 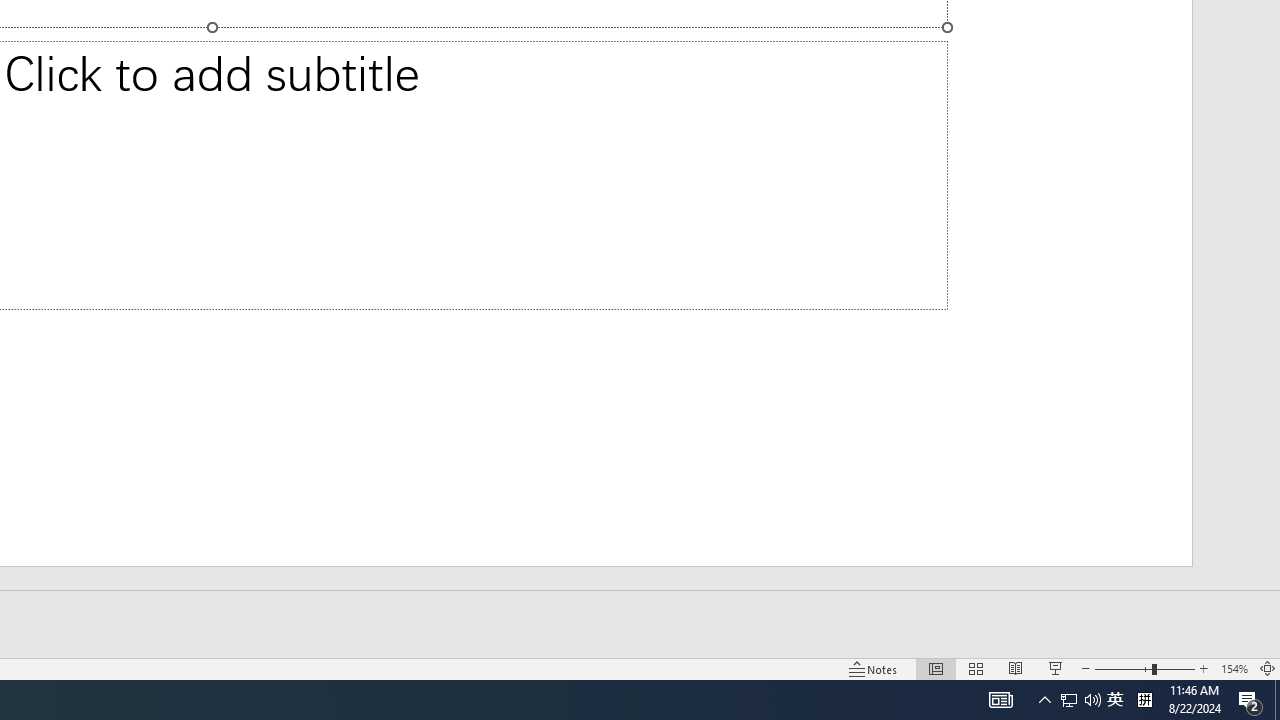 I want to click on 'Slide Sorter', so click(x=976, y=669).